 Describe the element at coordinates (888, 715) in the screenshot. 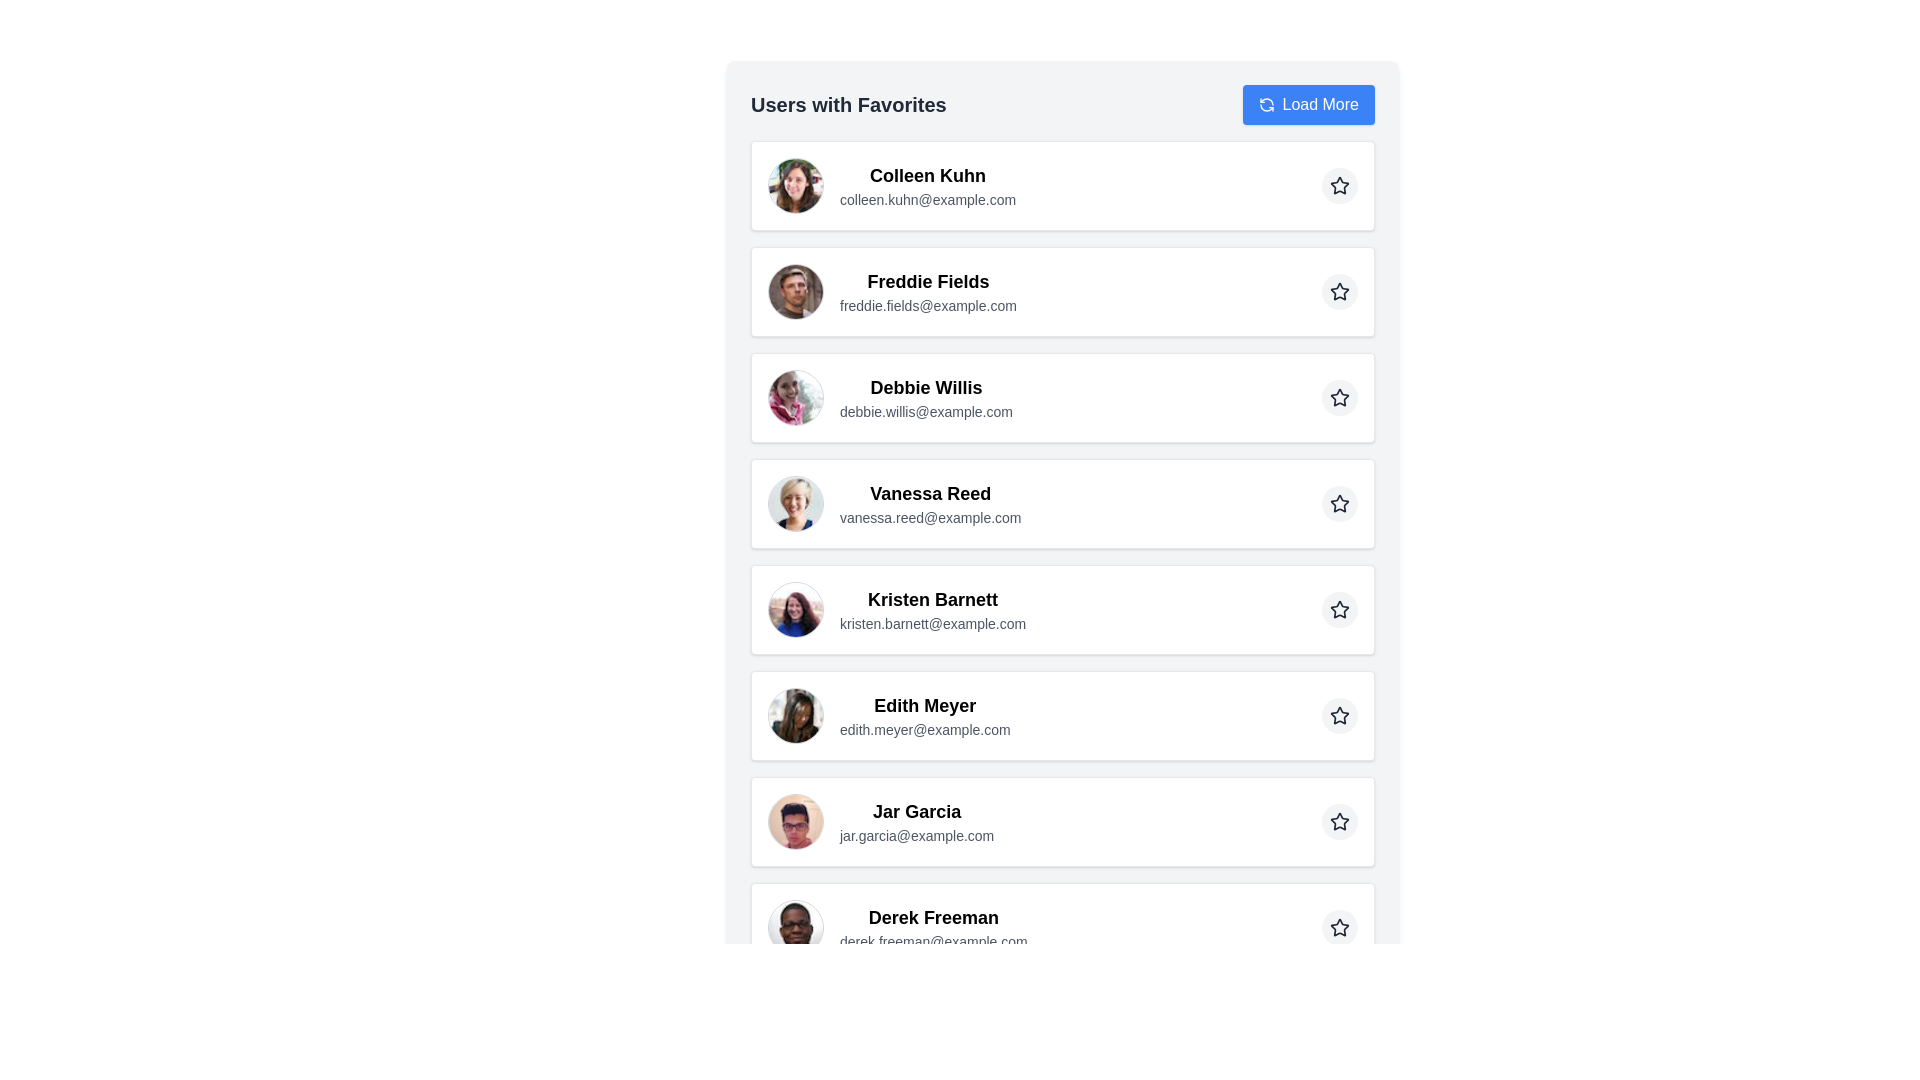

I see `the user's name 'Edith Meyer' in the Profile card element, which is the fifth item in a vertical list of user profiles` at that location.